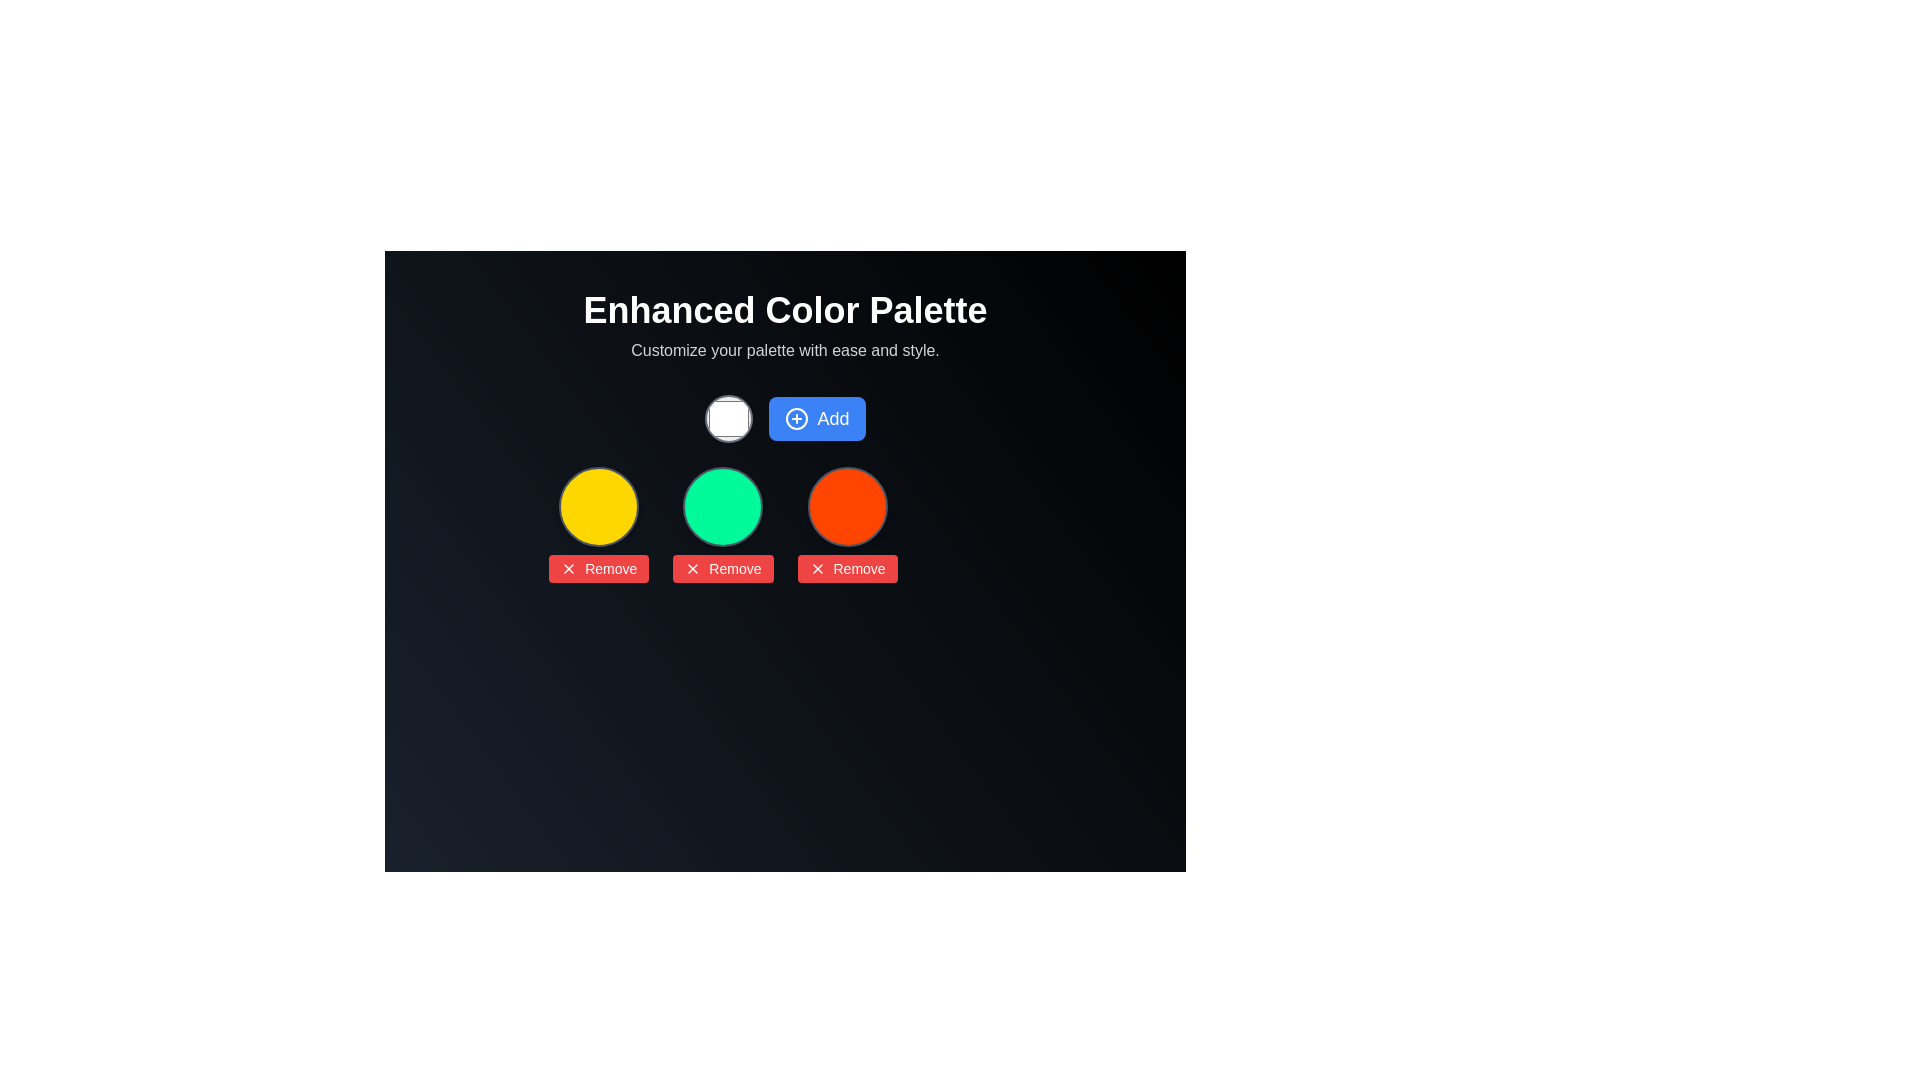 Image resolution: width=1920 pixels, height=1080 pixels. Describe the element at coordinates (722, 569) in the screenshot. I see `the 'Remove' button located below the green circle` at that location.